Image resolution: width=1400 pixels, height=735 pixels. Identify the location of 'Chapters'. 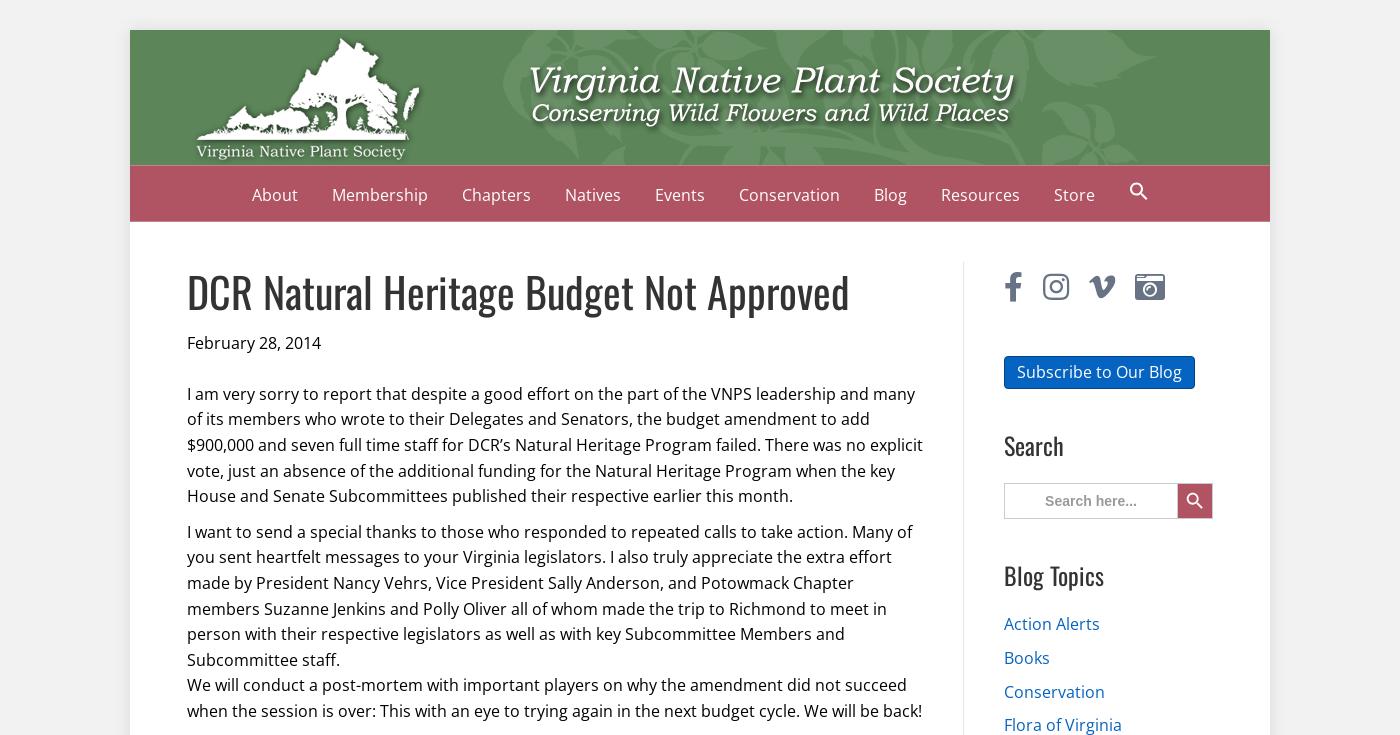
(461, 194).